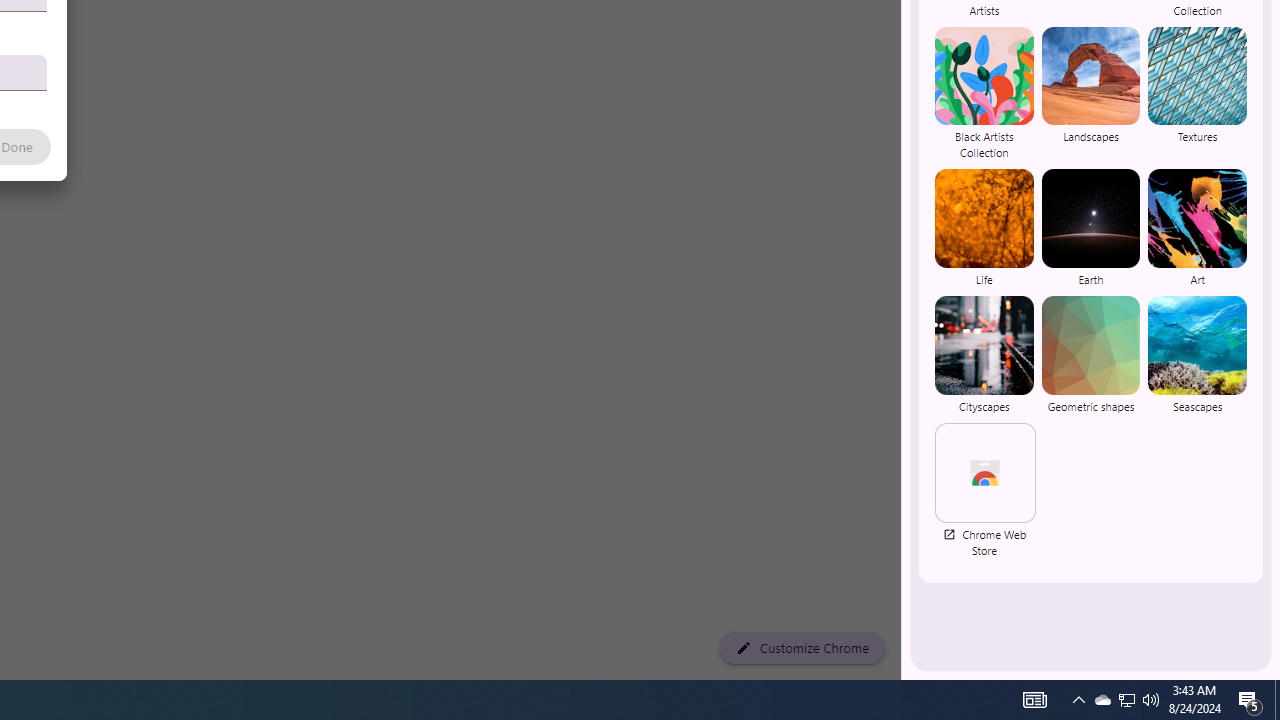 The width and height of the screenshot is (1280, 720). Describe the element at coordinates (1089, 353) in the screenshot. I see `'Geometric shapes'` at that location.